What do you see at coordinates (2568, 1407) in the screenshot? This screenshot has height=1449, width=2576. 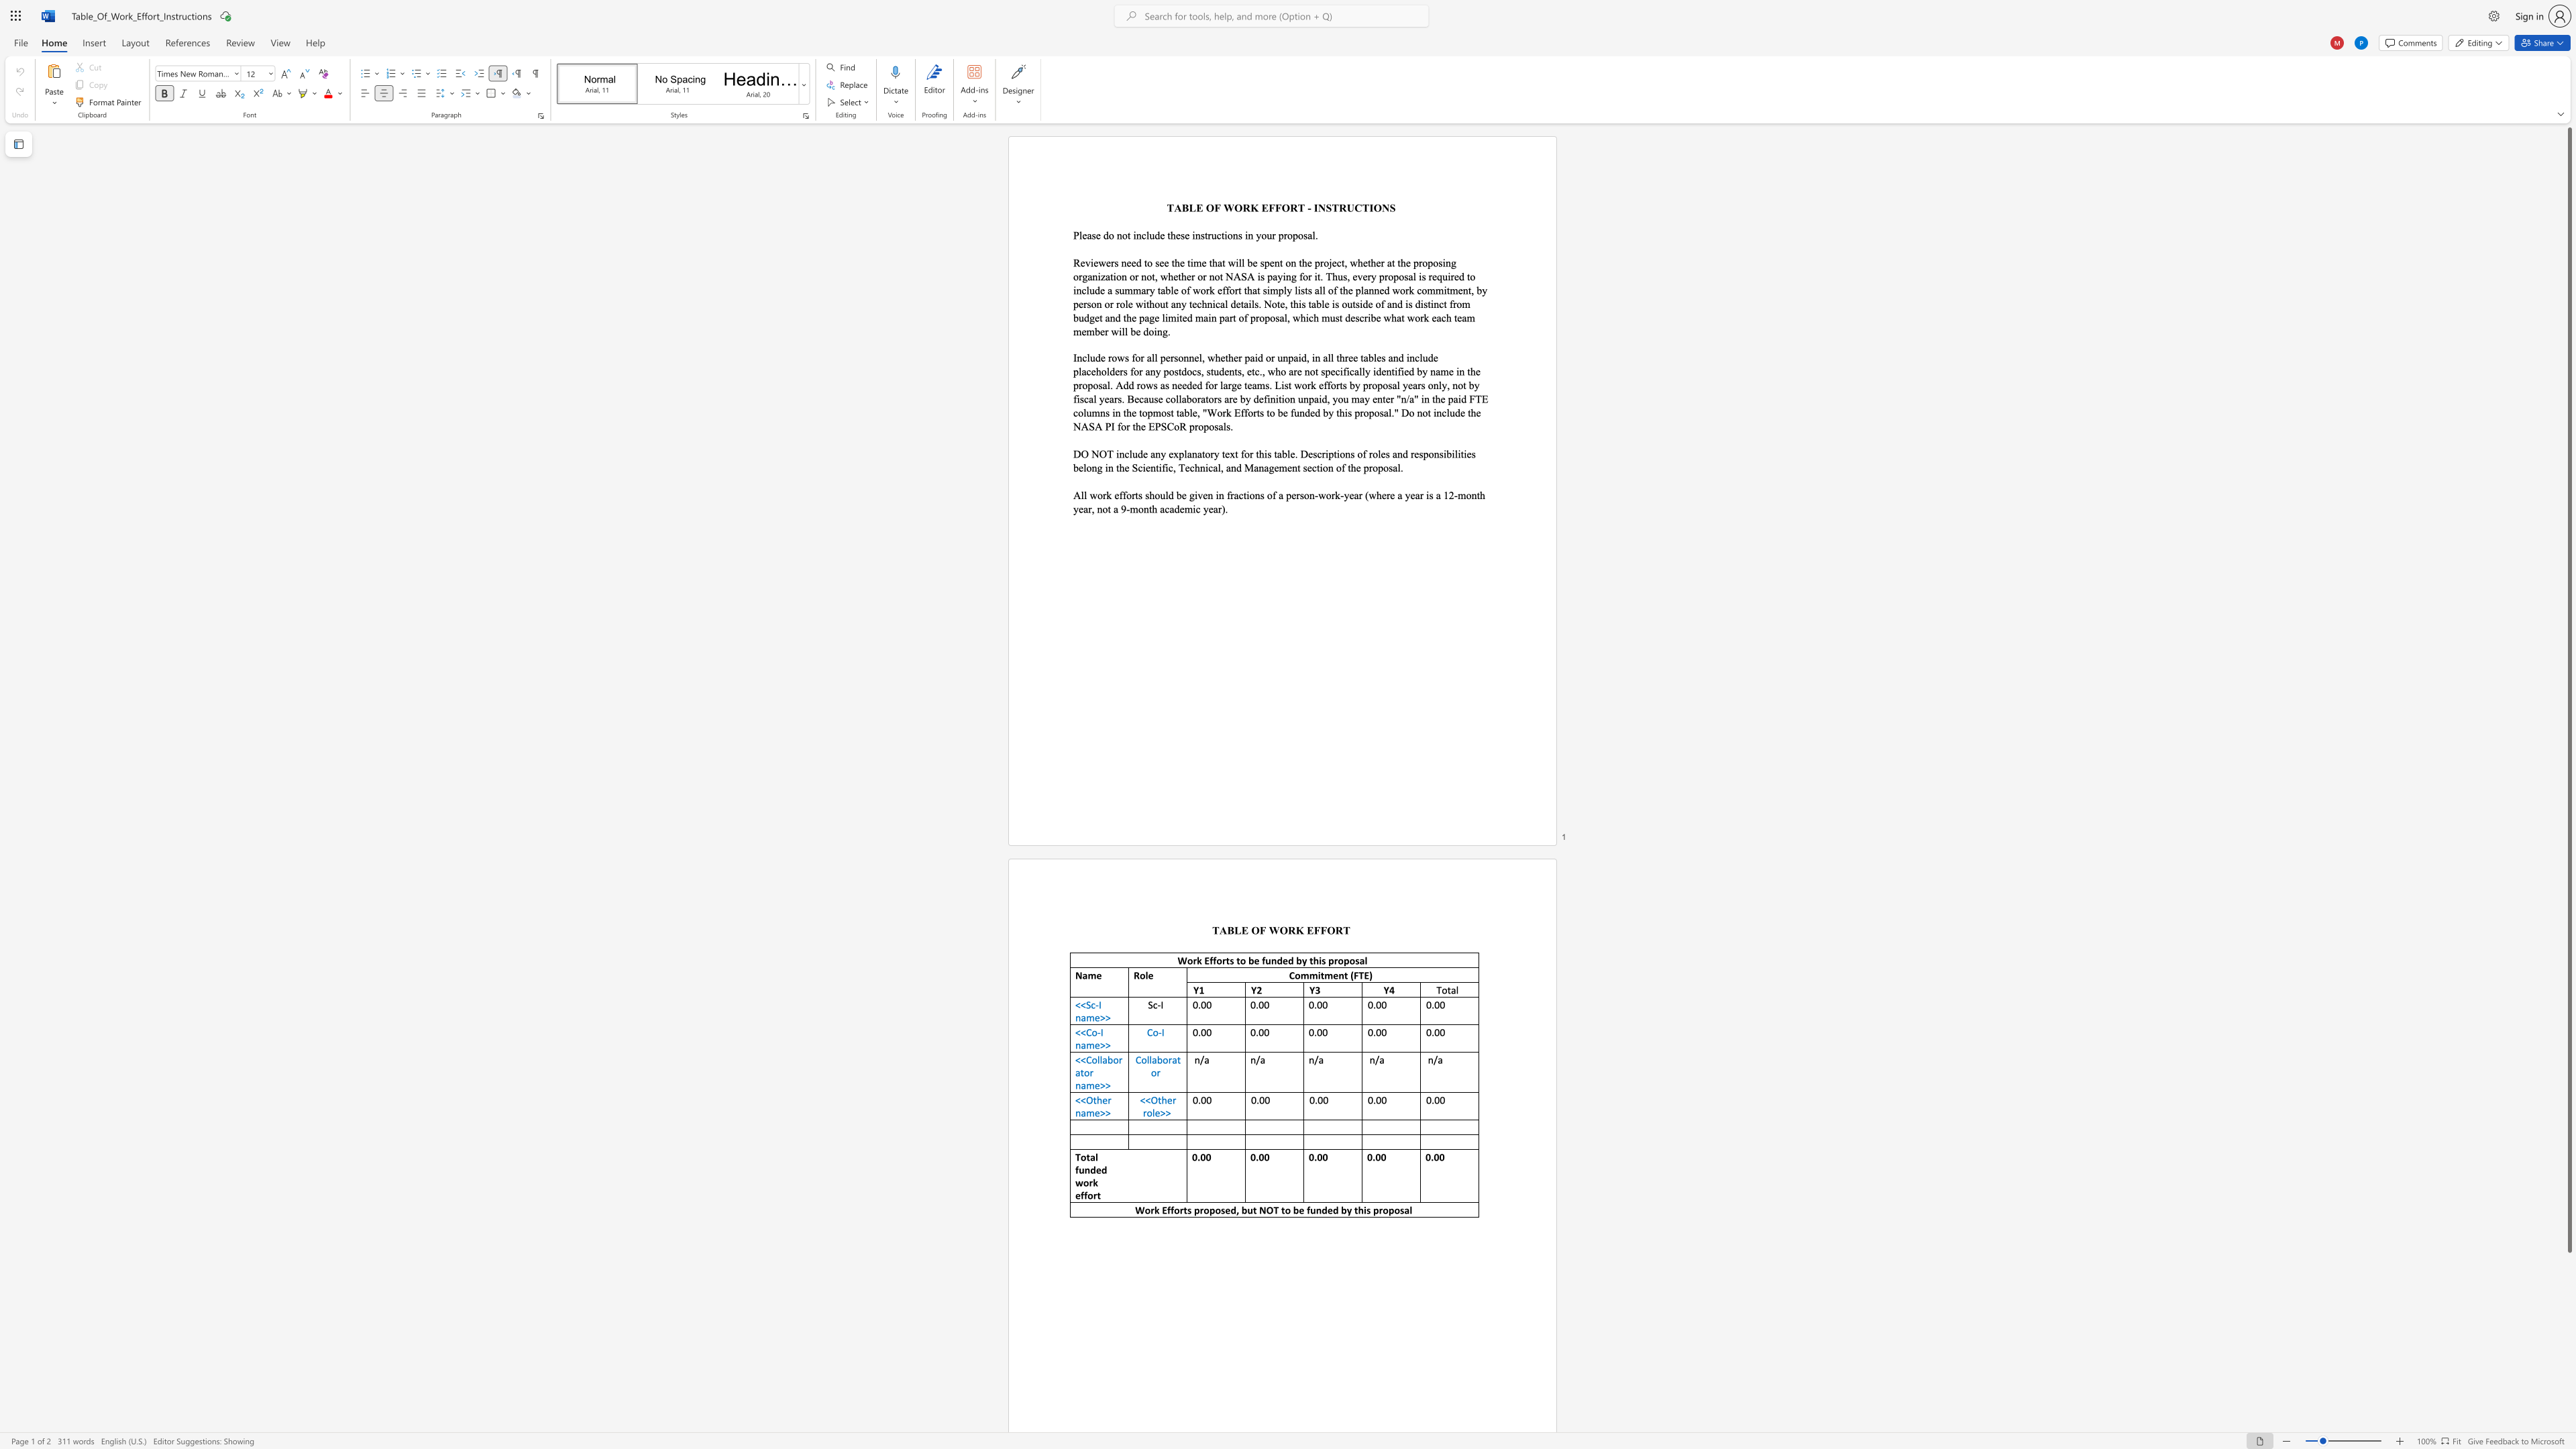 I see `the scrollbar on the right` at bounding box center [2568, 1407].